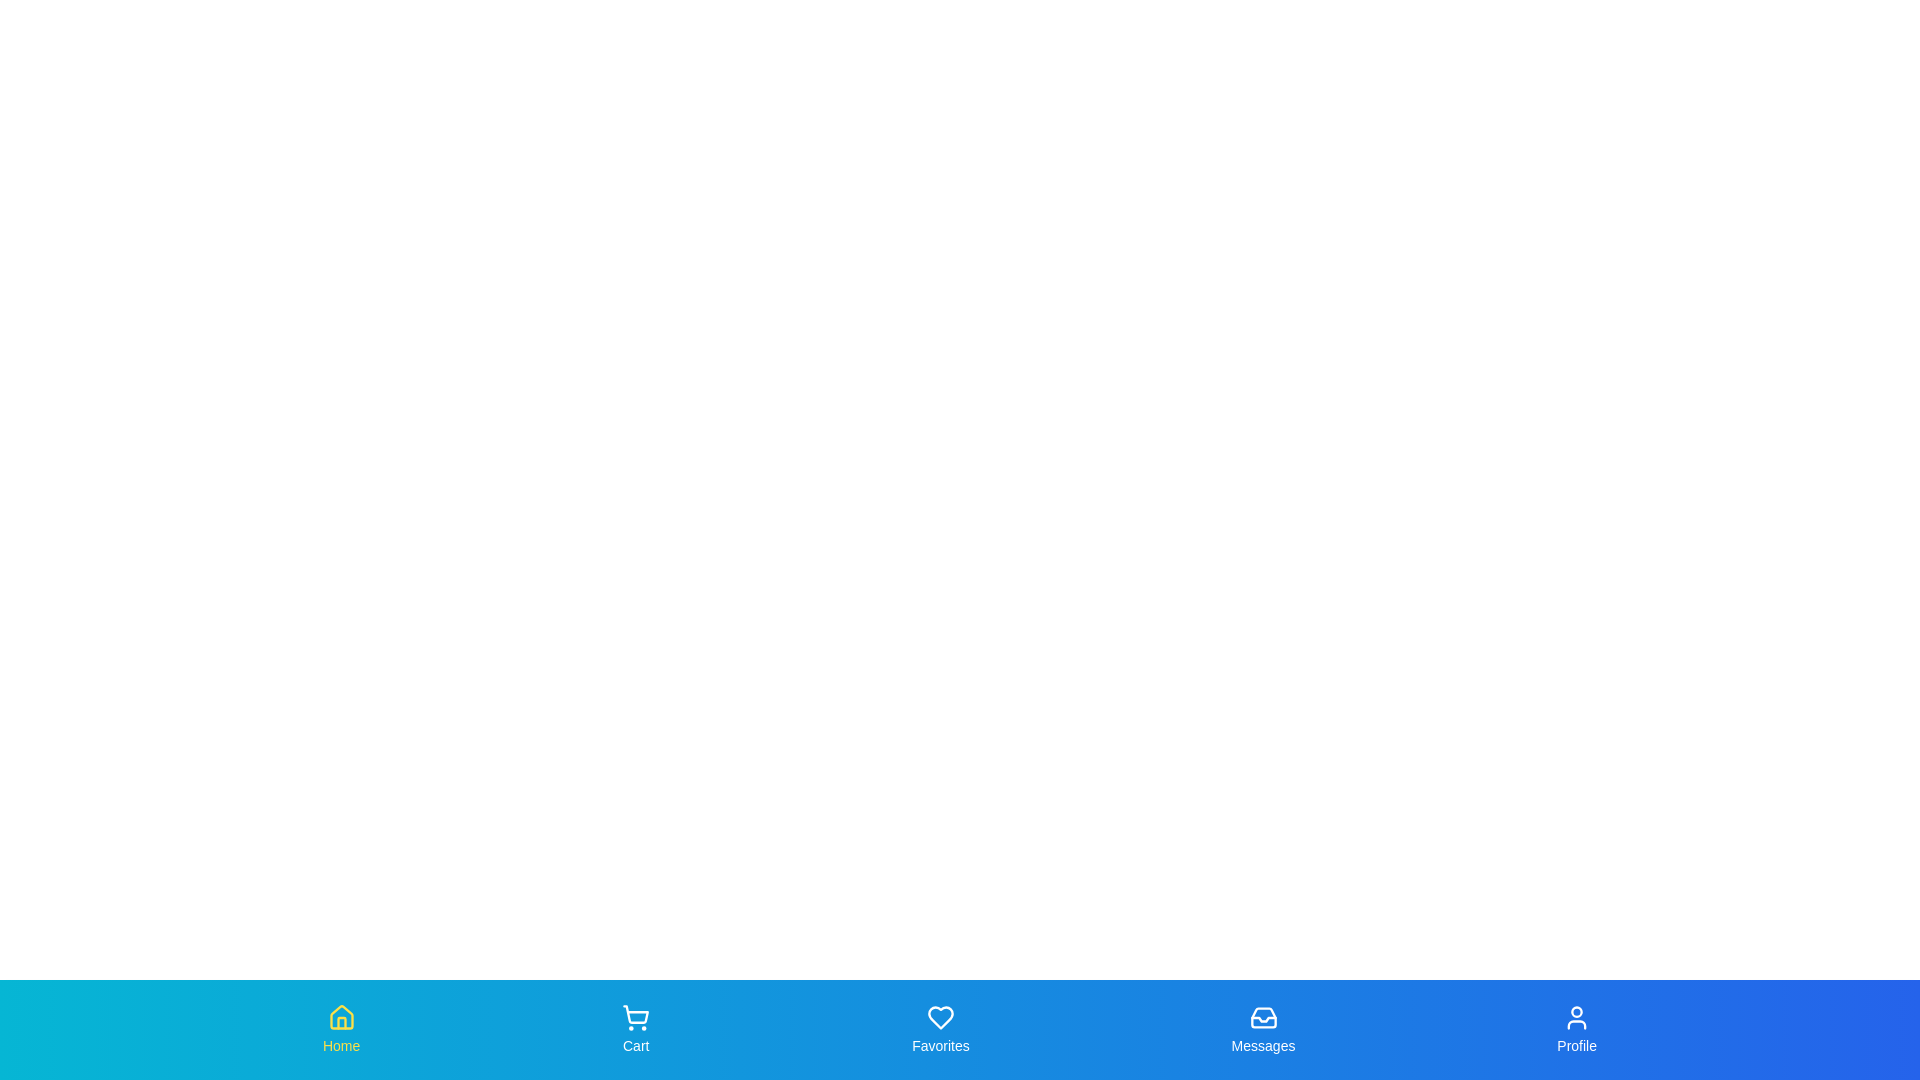  I want to click on the Home tab to observe its hover effect, so click(341, 1029).